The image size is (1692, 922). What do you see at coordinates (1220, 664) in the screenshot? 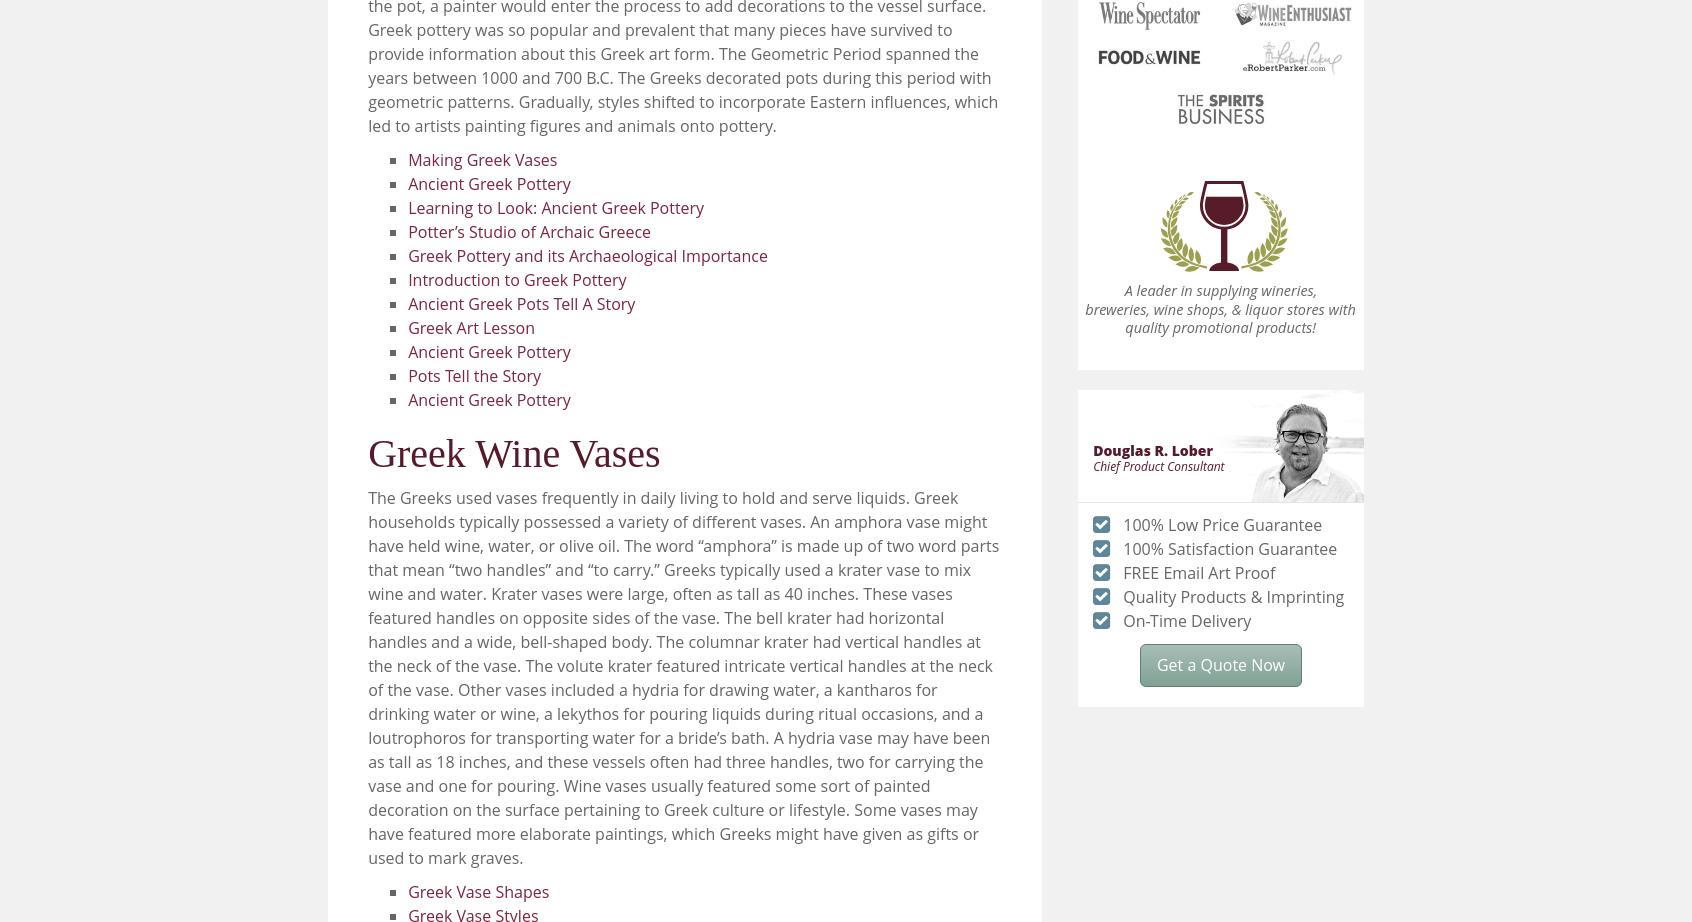
I see `'Get a Quote Now'` at bounding box center [1220, 664].